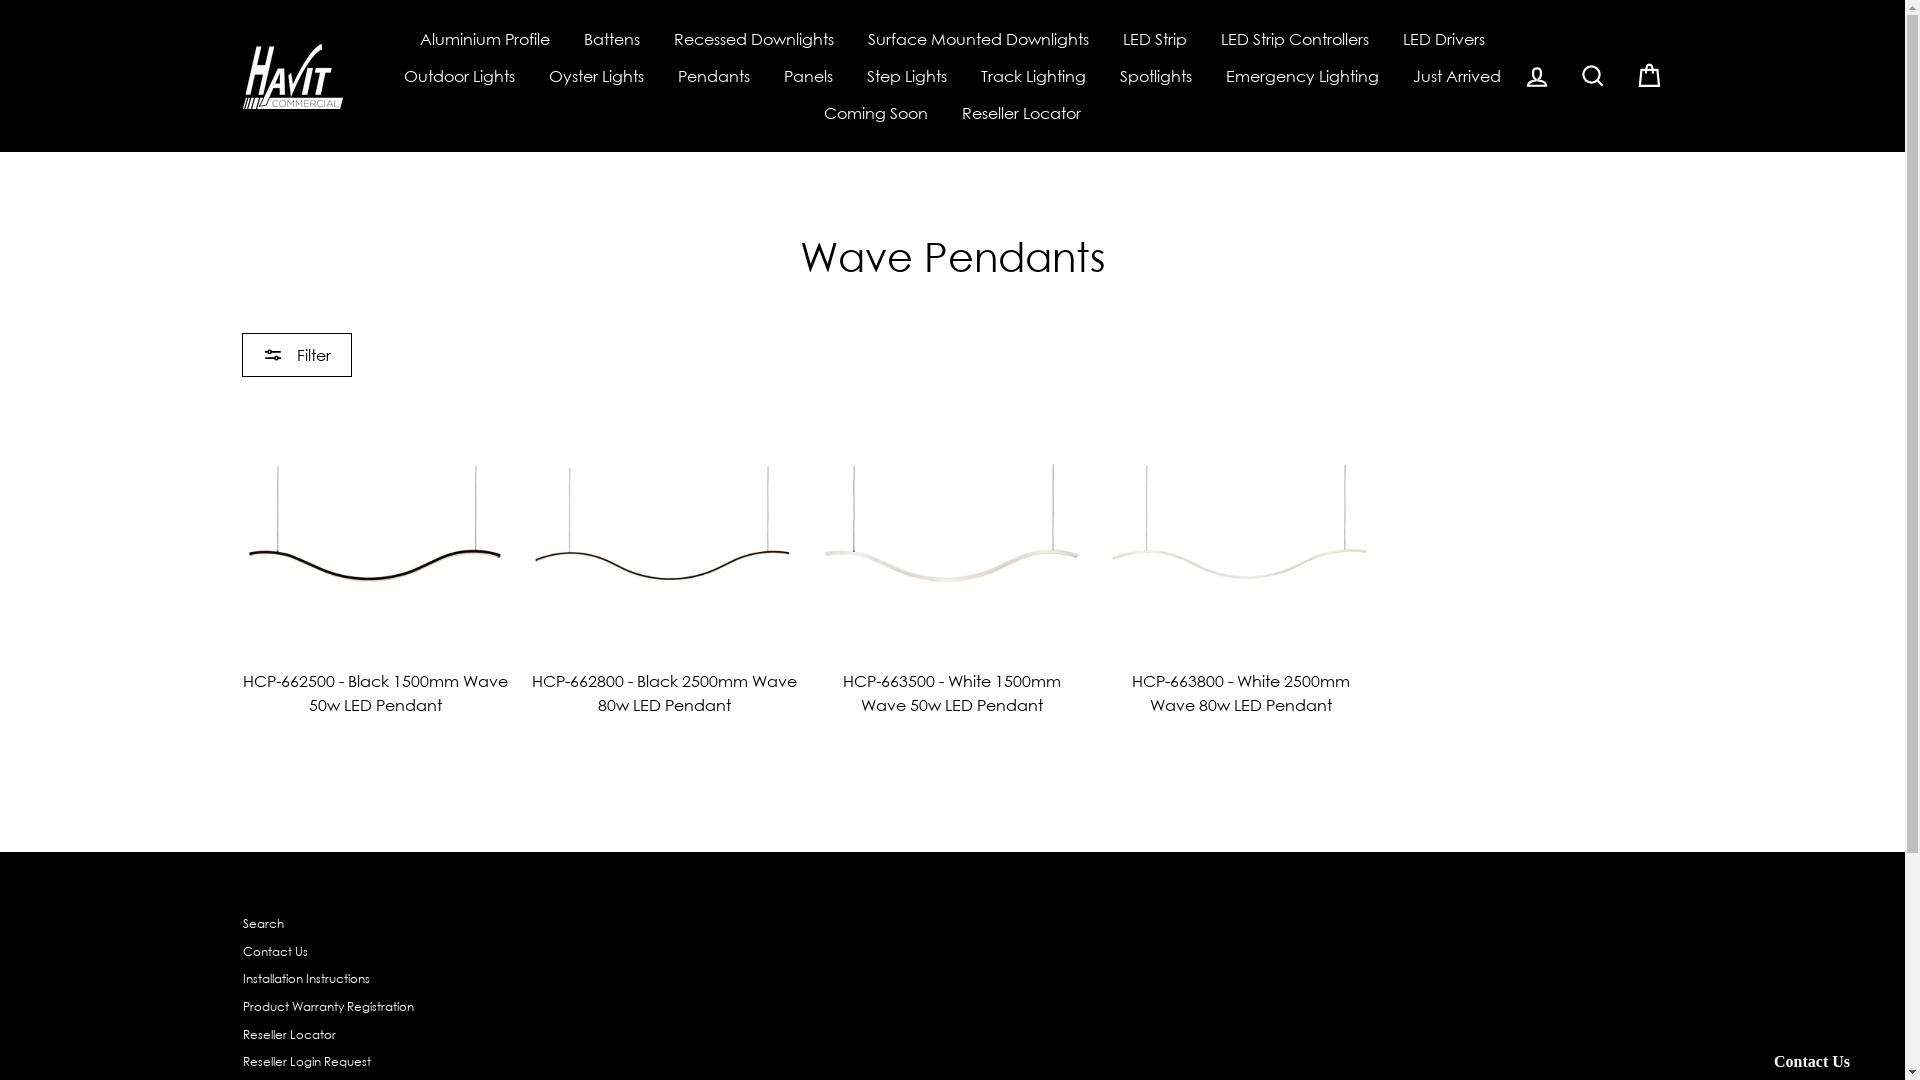 The image size is (1920, 1080). I want to click on 'HCP-663800 - White 2500mm Wave 80w LED Pendant', so click(1240, 559).